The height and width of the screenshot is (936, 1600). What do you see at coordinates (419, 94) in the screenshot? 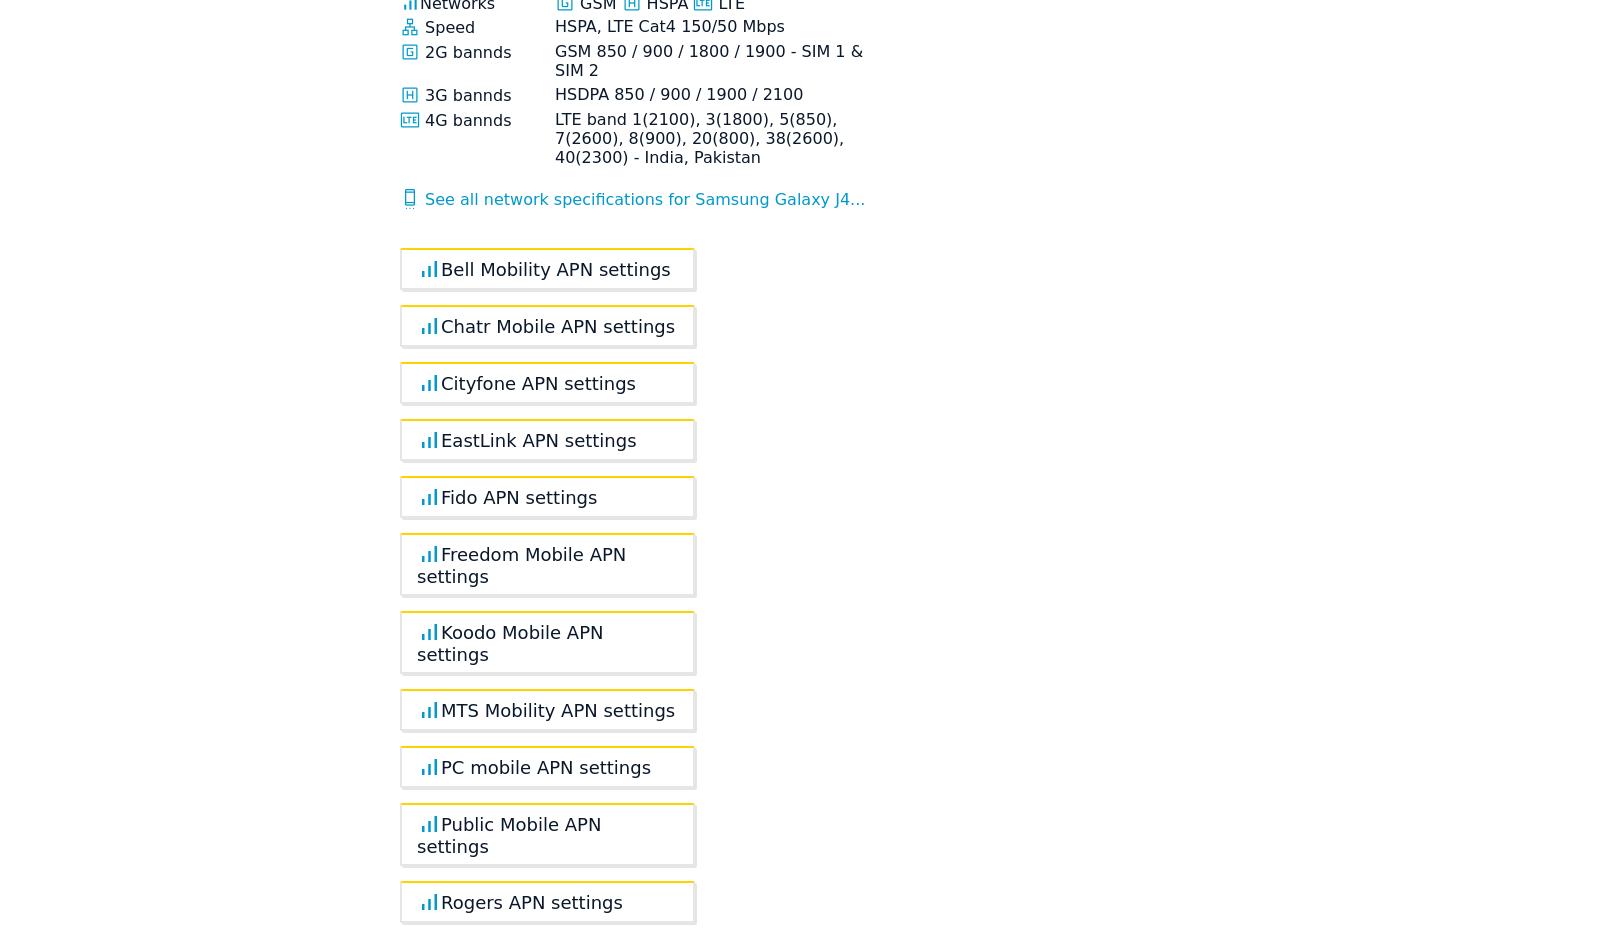
I see `'3G bannds'` at bounding box center [419, 94].